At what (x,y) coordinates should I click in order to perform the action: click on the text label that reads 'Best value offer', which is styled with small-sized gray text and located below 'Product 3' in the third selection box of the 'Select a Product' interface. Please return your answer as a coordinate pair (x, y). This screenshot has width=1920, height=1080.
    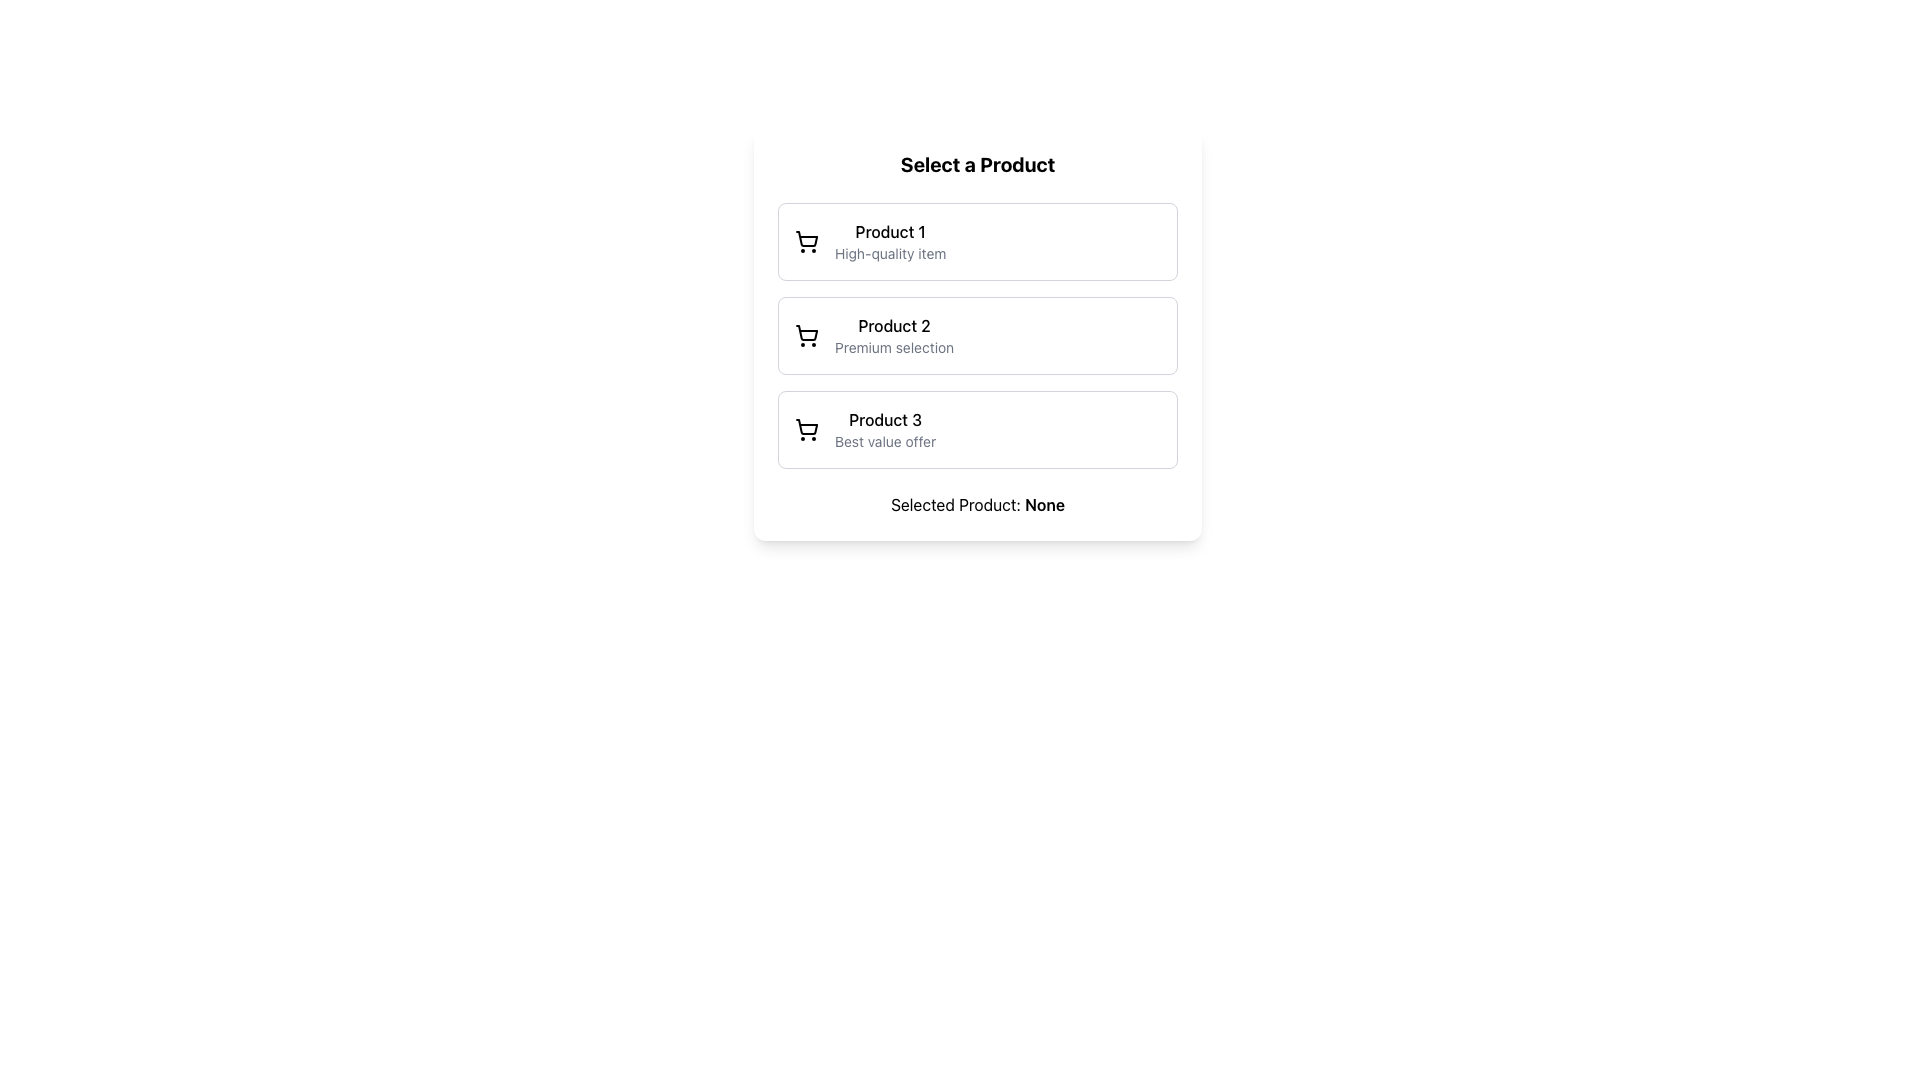
    Looking at the image, I should click on (884, 441).